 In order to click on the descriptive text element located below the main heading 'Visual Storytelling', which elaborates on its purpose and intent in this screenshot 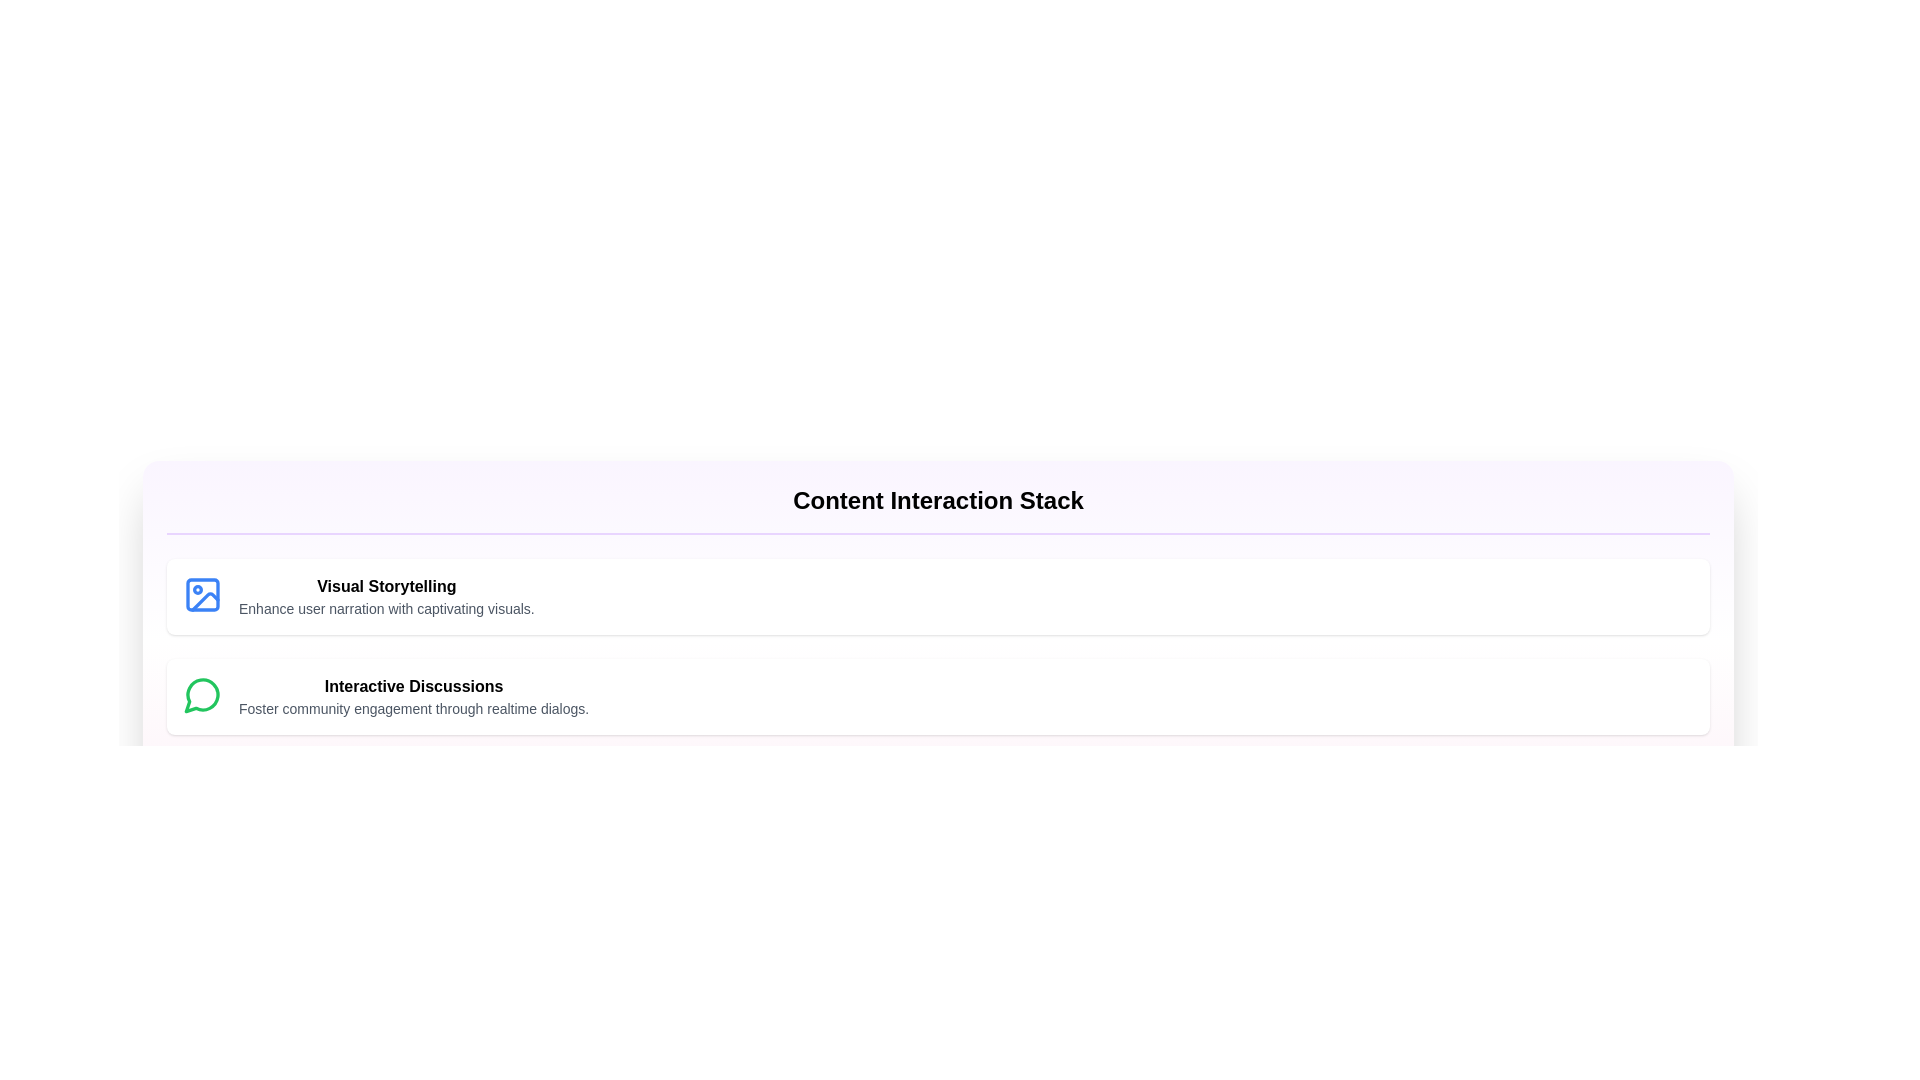, I will do `click(386, 608)`.